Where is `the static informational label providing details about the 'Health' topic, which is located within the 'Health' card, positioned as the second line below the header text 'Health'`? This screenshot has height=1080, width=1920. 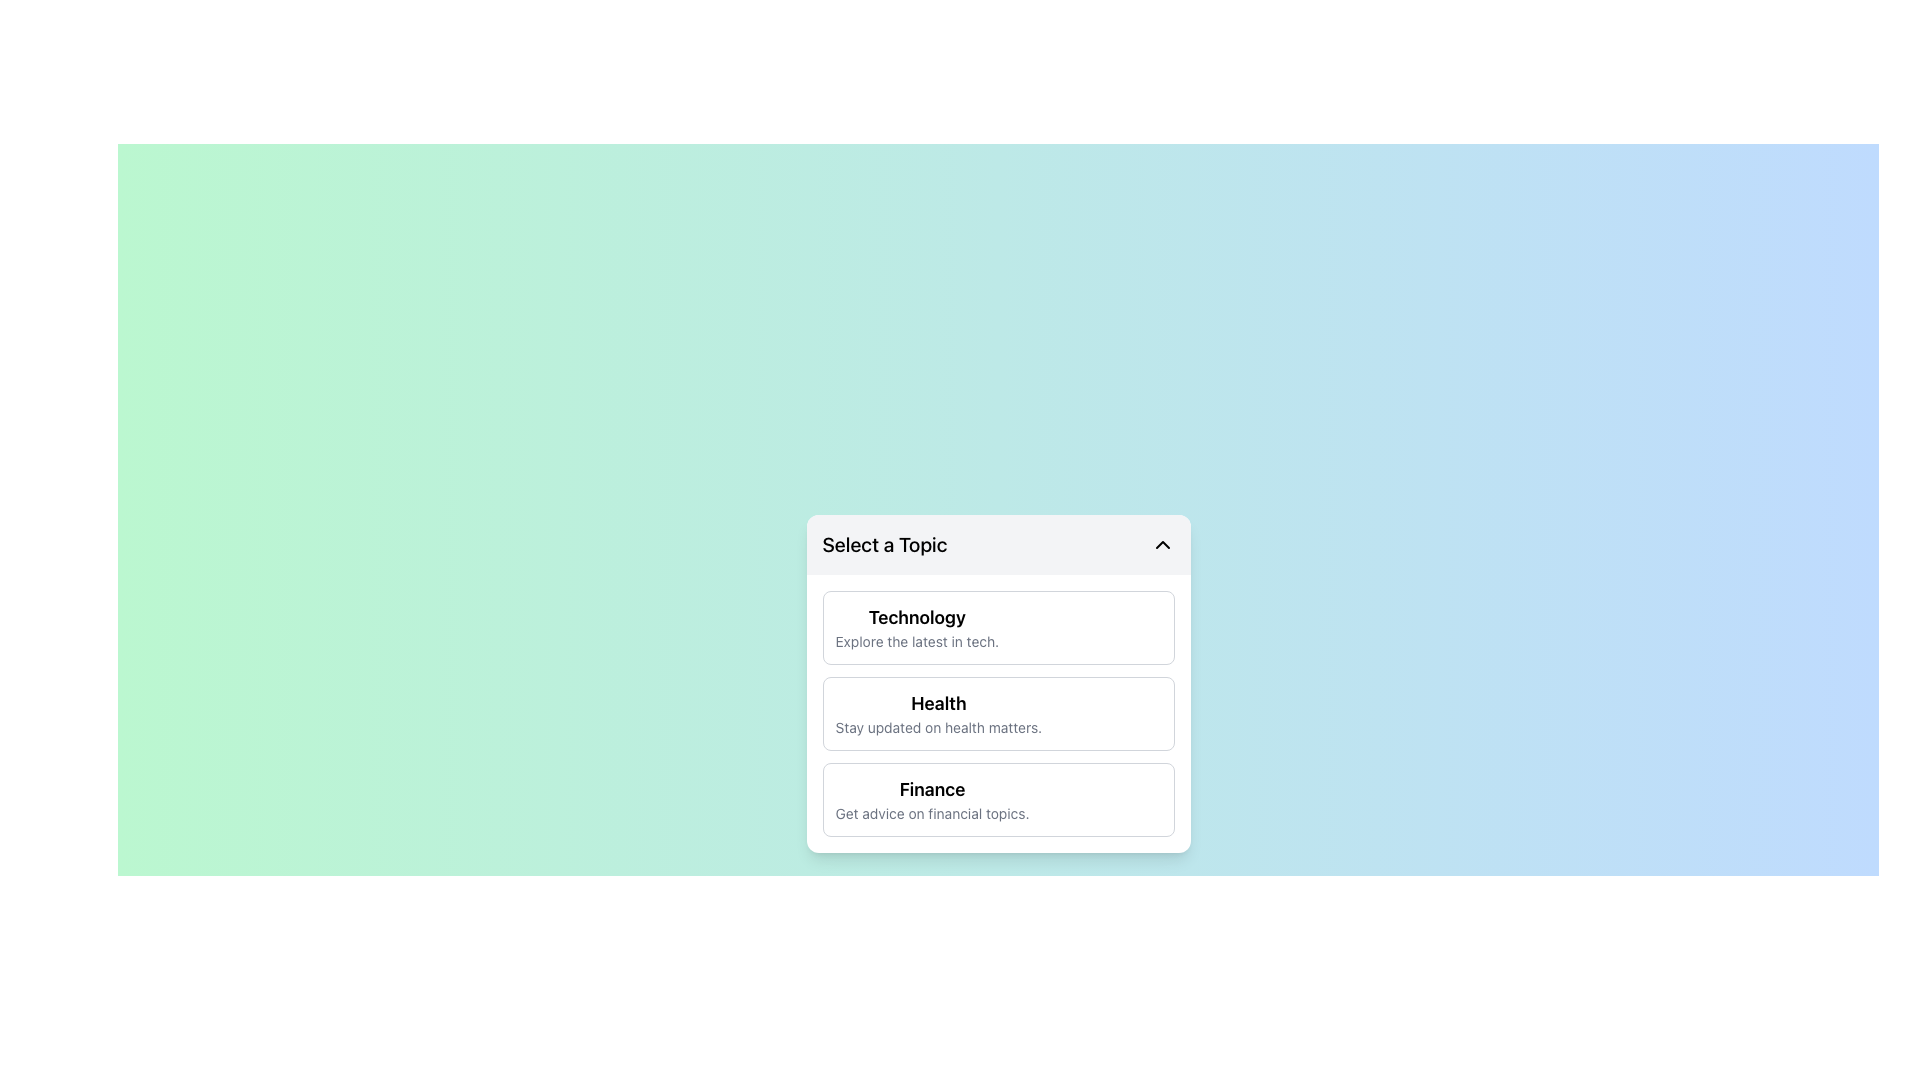 the static informational label providing details about the 'Health' topic, which is located within the 'Health' card, positioned as the second line below the header text 'Health' is located at coordinates (937, 728).